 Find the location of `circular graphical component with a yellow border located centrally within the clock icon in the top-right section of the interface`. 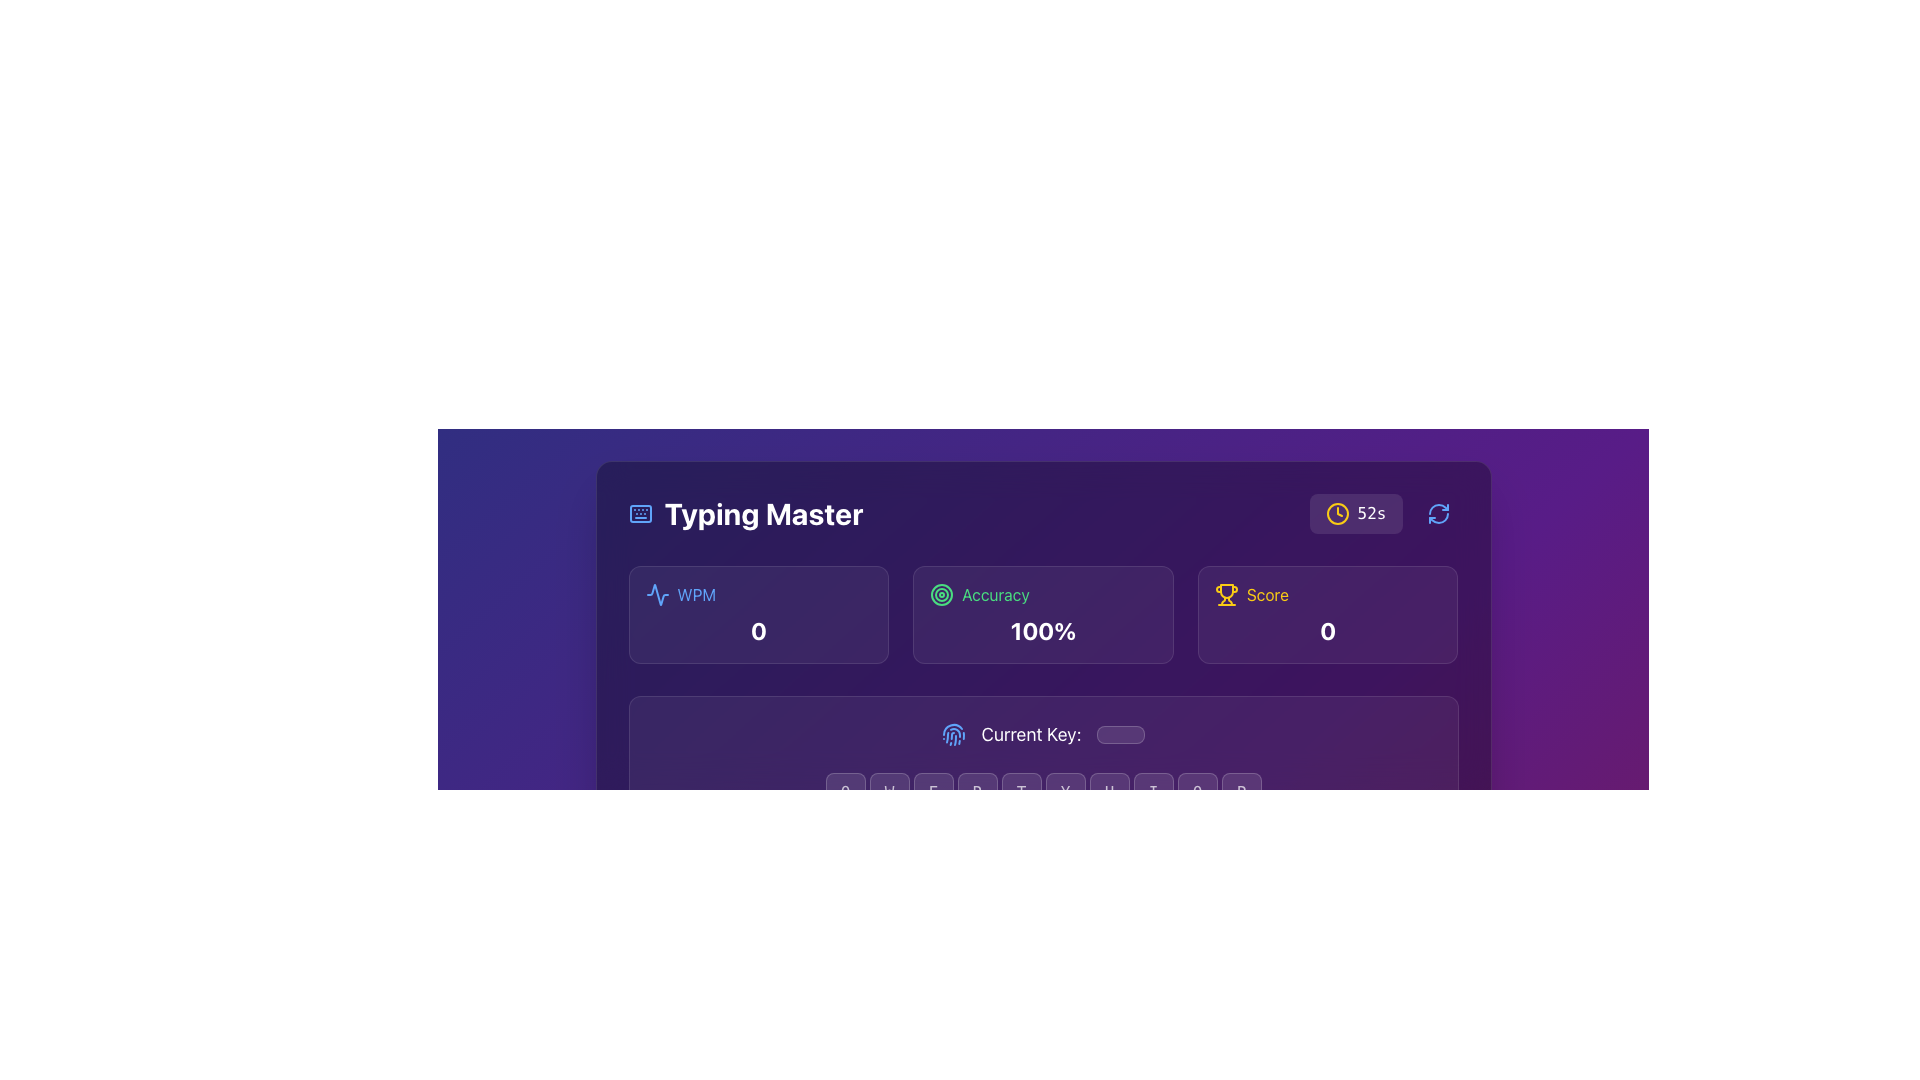

circular graphical component with a yellow border located centrally within the clock icon in the top-right section of the interface is located at coordinates (1337, 512).